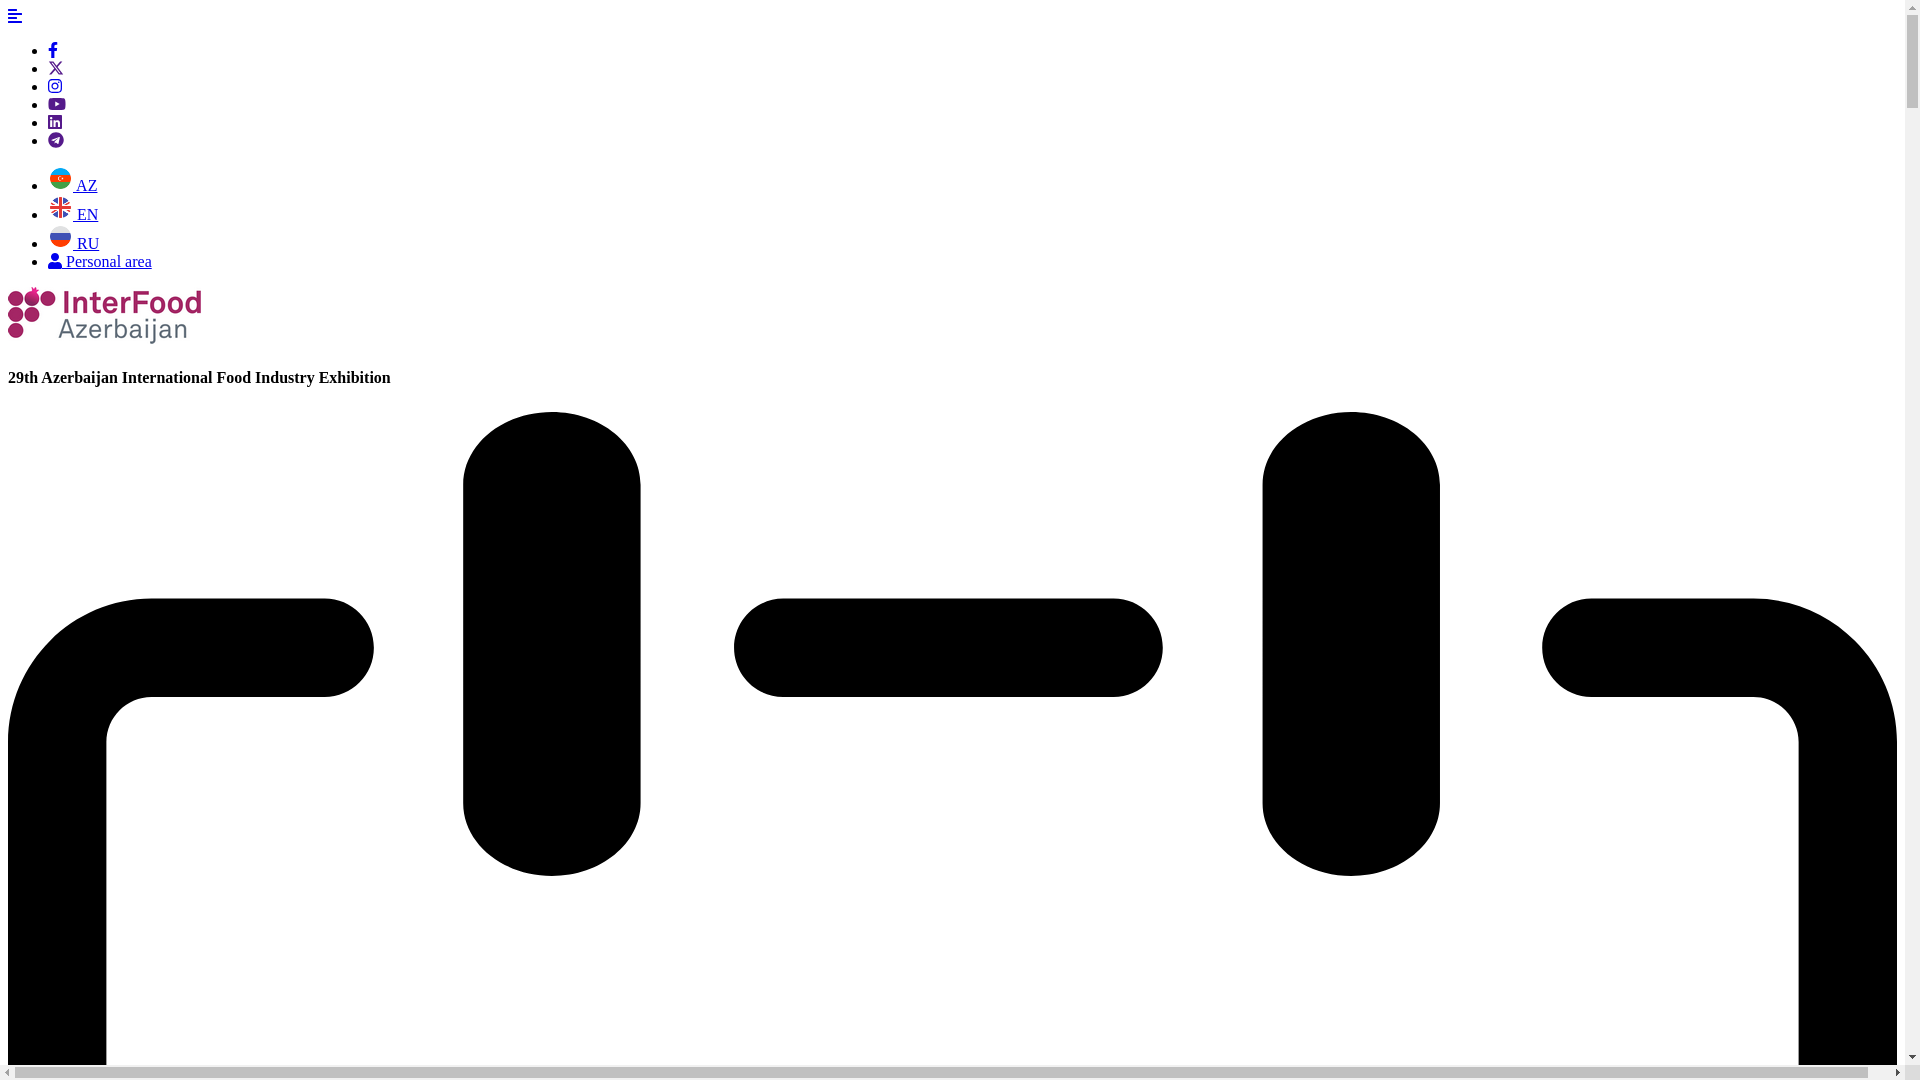 Image resolution: width=1920 pixels, height=1080 pixels. Describe the element at coordinates (72, 185) in the screenshot. I see `'AZ'` at that location.